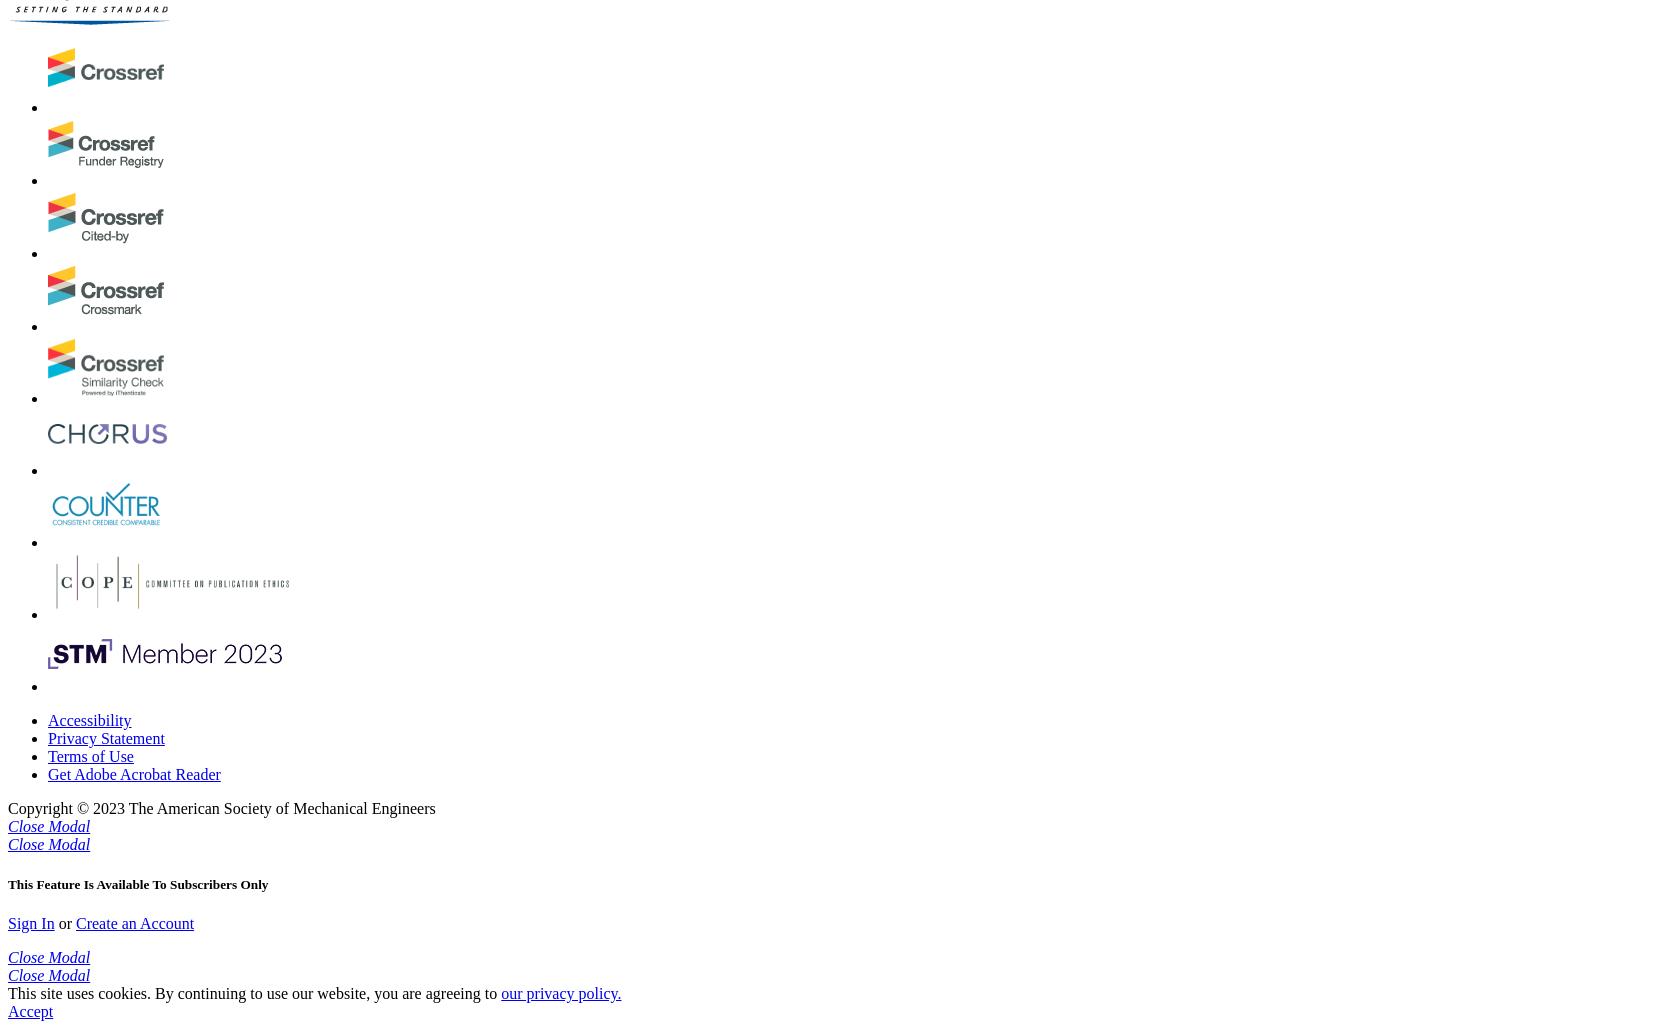 The height and width of the screenshot is (1028, 1656). I want to click on 'Terms of Use', so click(89, 755).